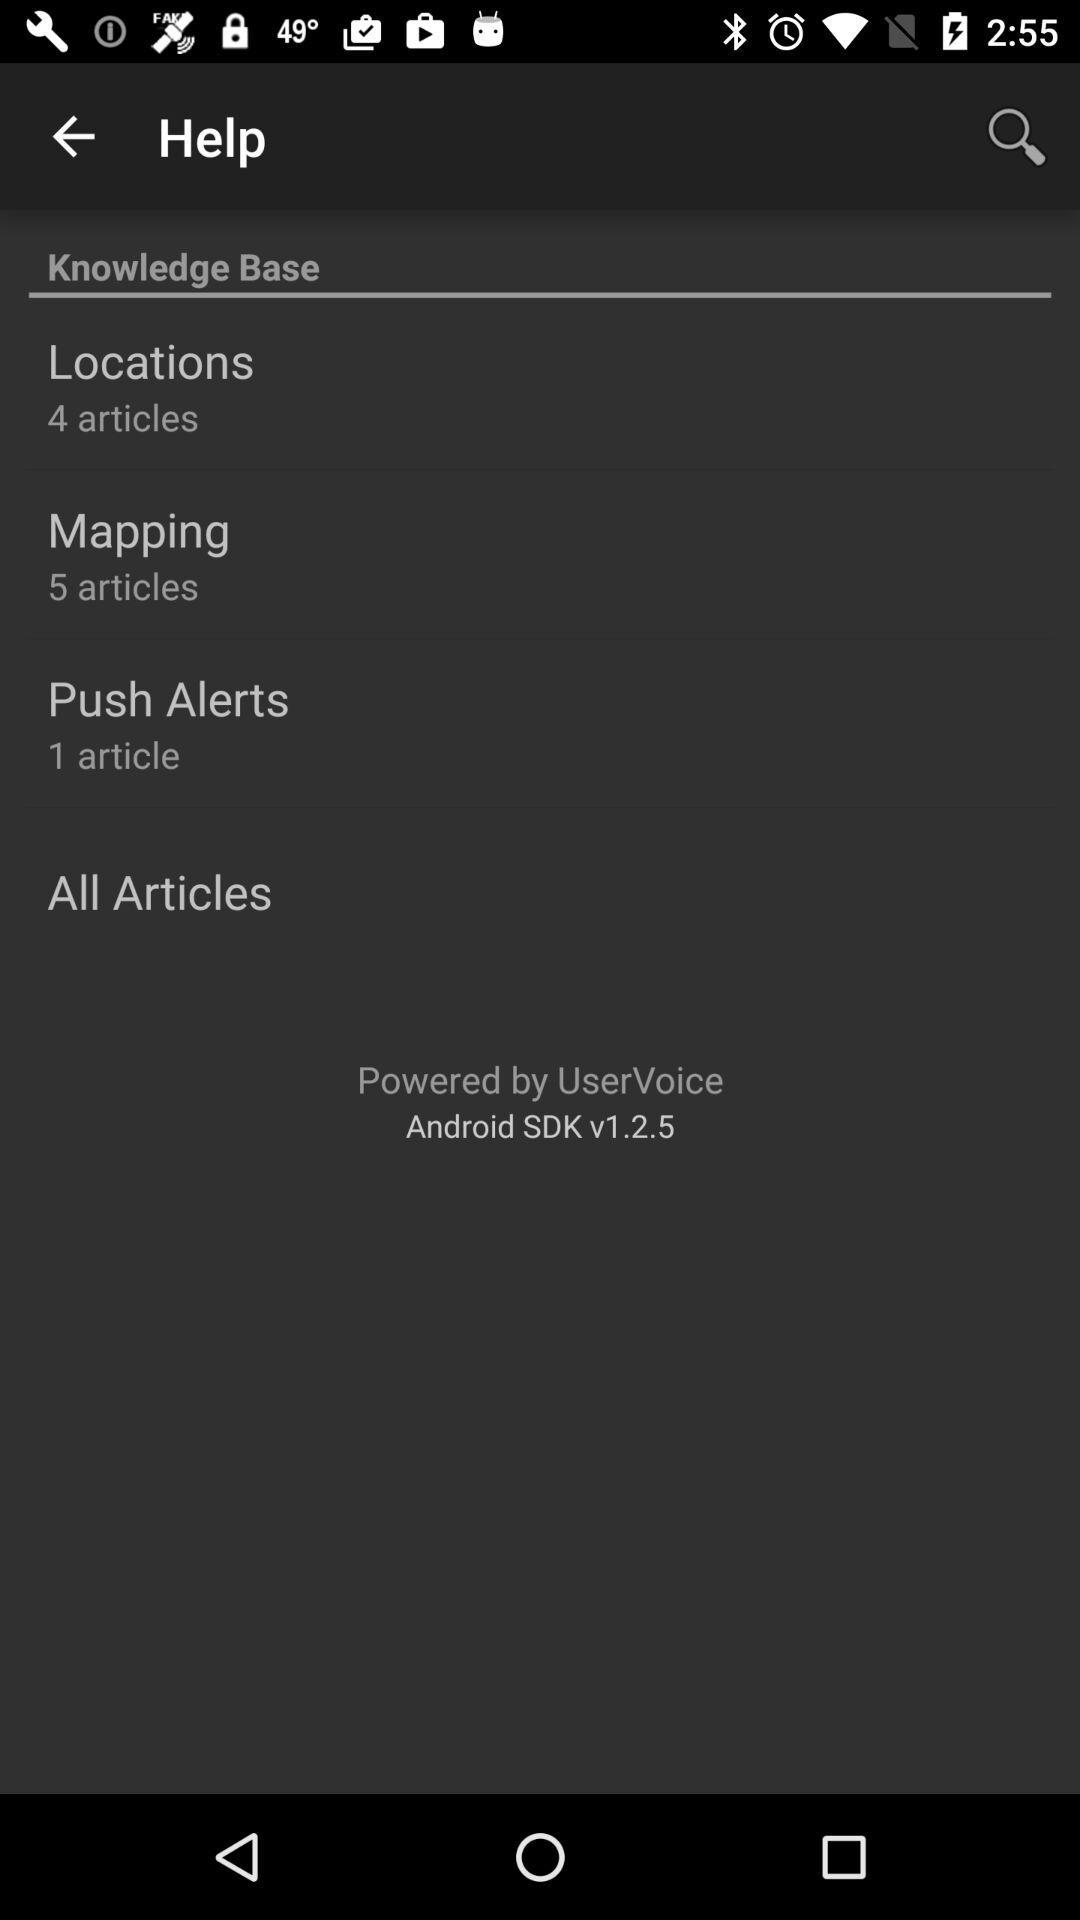 Image resolution: width=1080 pixels, height=1920 pixels. What do you see at coordinates (167, 697) in the screenshot?
I see `the push alerts item` at bounding box center [167, 697].